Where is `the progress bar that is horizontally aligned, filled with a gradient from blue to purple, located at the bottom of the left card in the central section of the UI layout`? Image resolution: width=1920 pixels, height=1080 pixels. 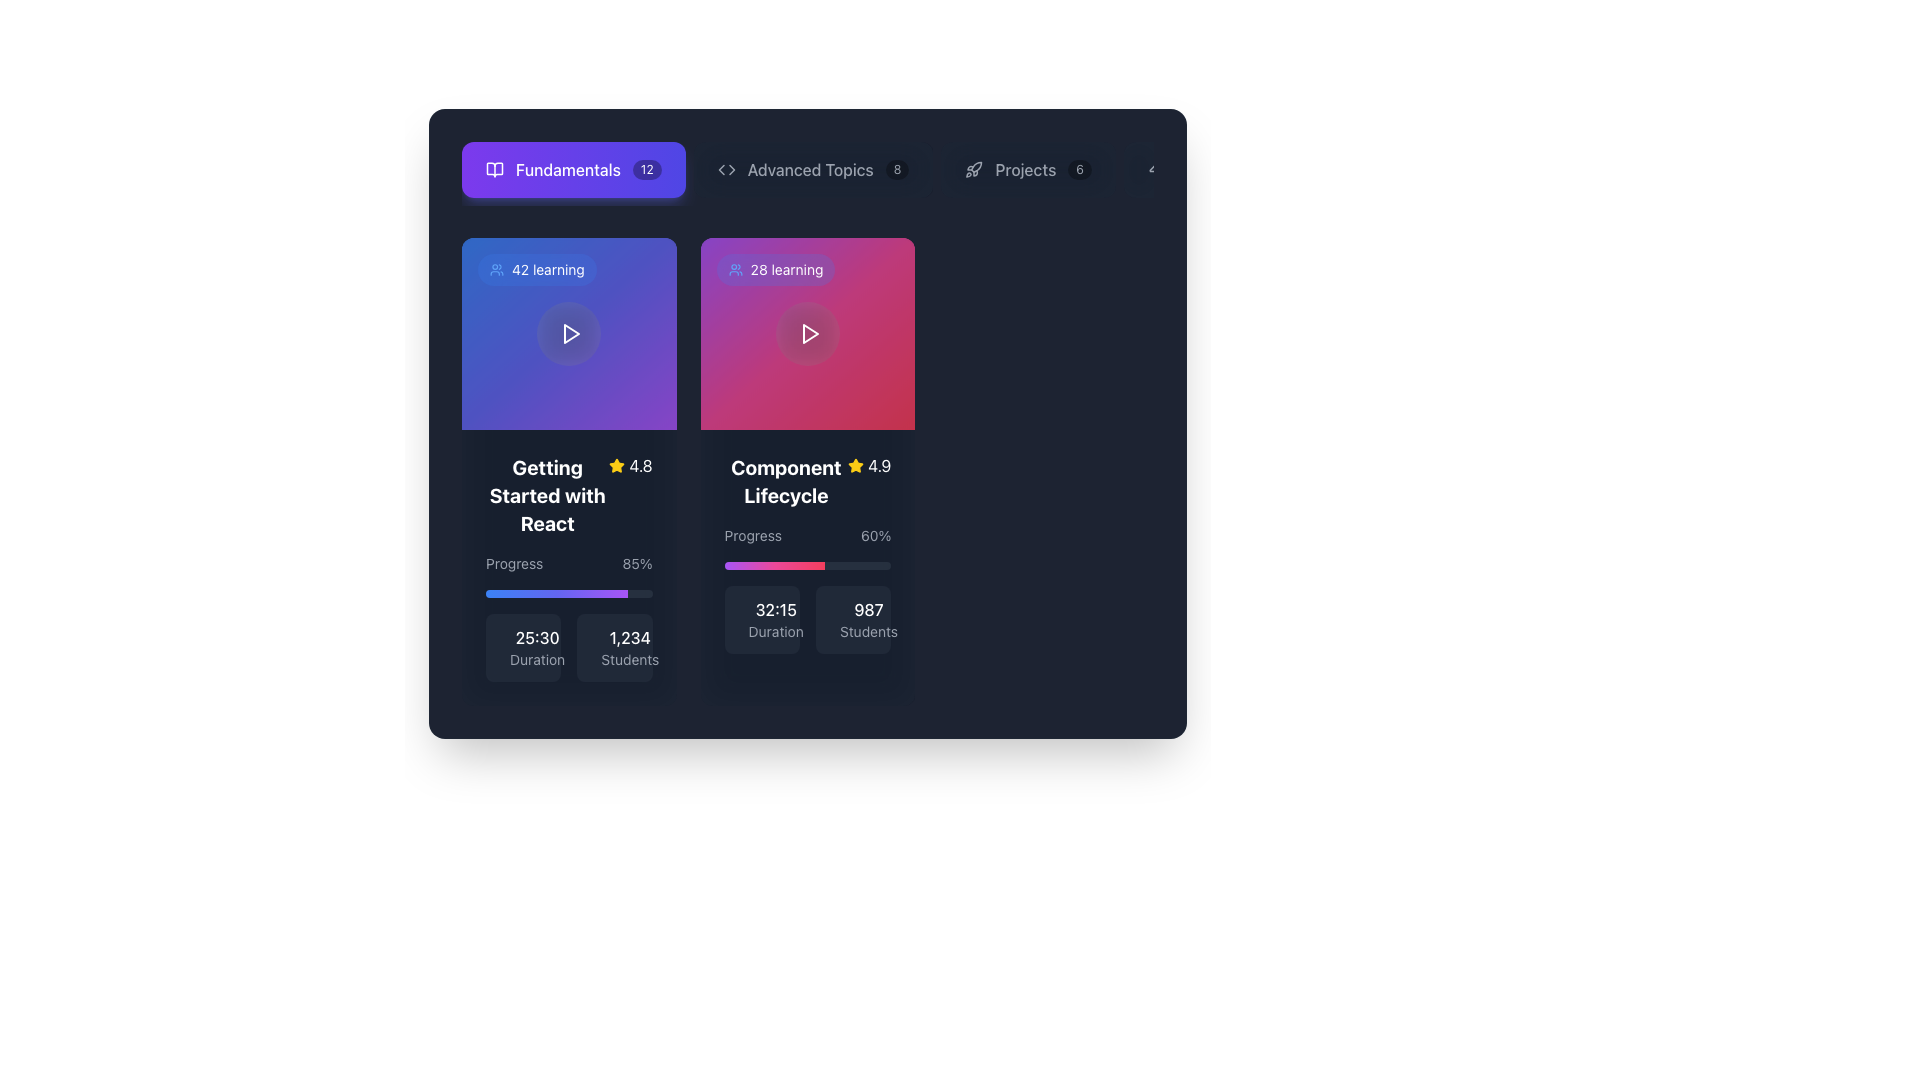
the progress bar that is horizontally aligned, filled with a gradient from blue to purple, located at the bottom of the left card in the central section of the UI layout is located at coordinates (556, 593).